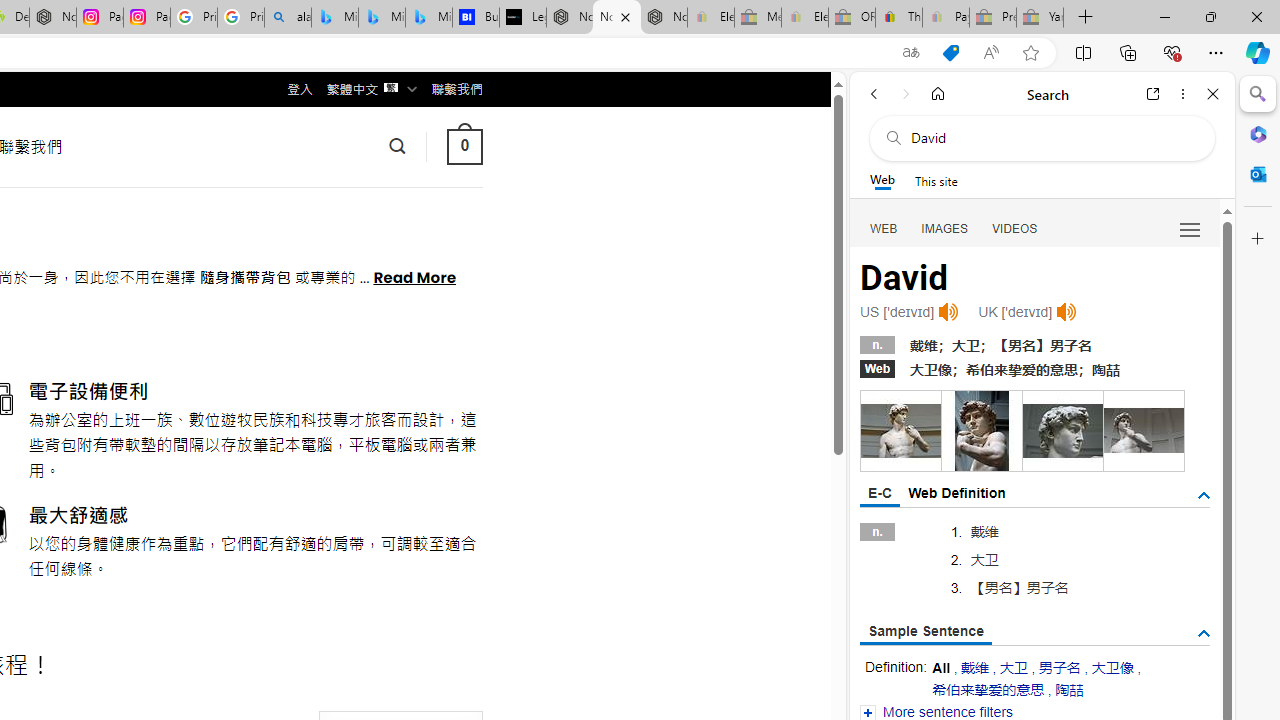  I want to click on 'Microsoft Bing Travel - Flights from Hong Kong to Bangkok', so click(335, 17).